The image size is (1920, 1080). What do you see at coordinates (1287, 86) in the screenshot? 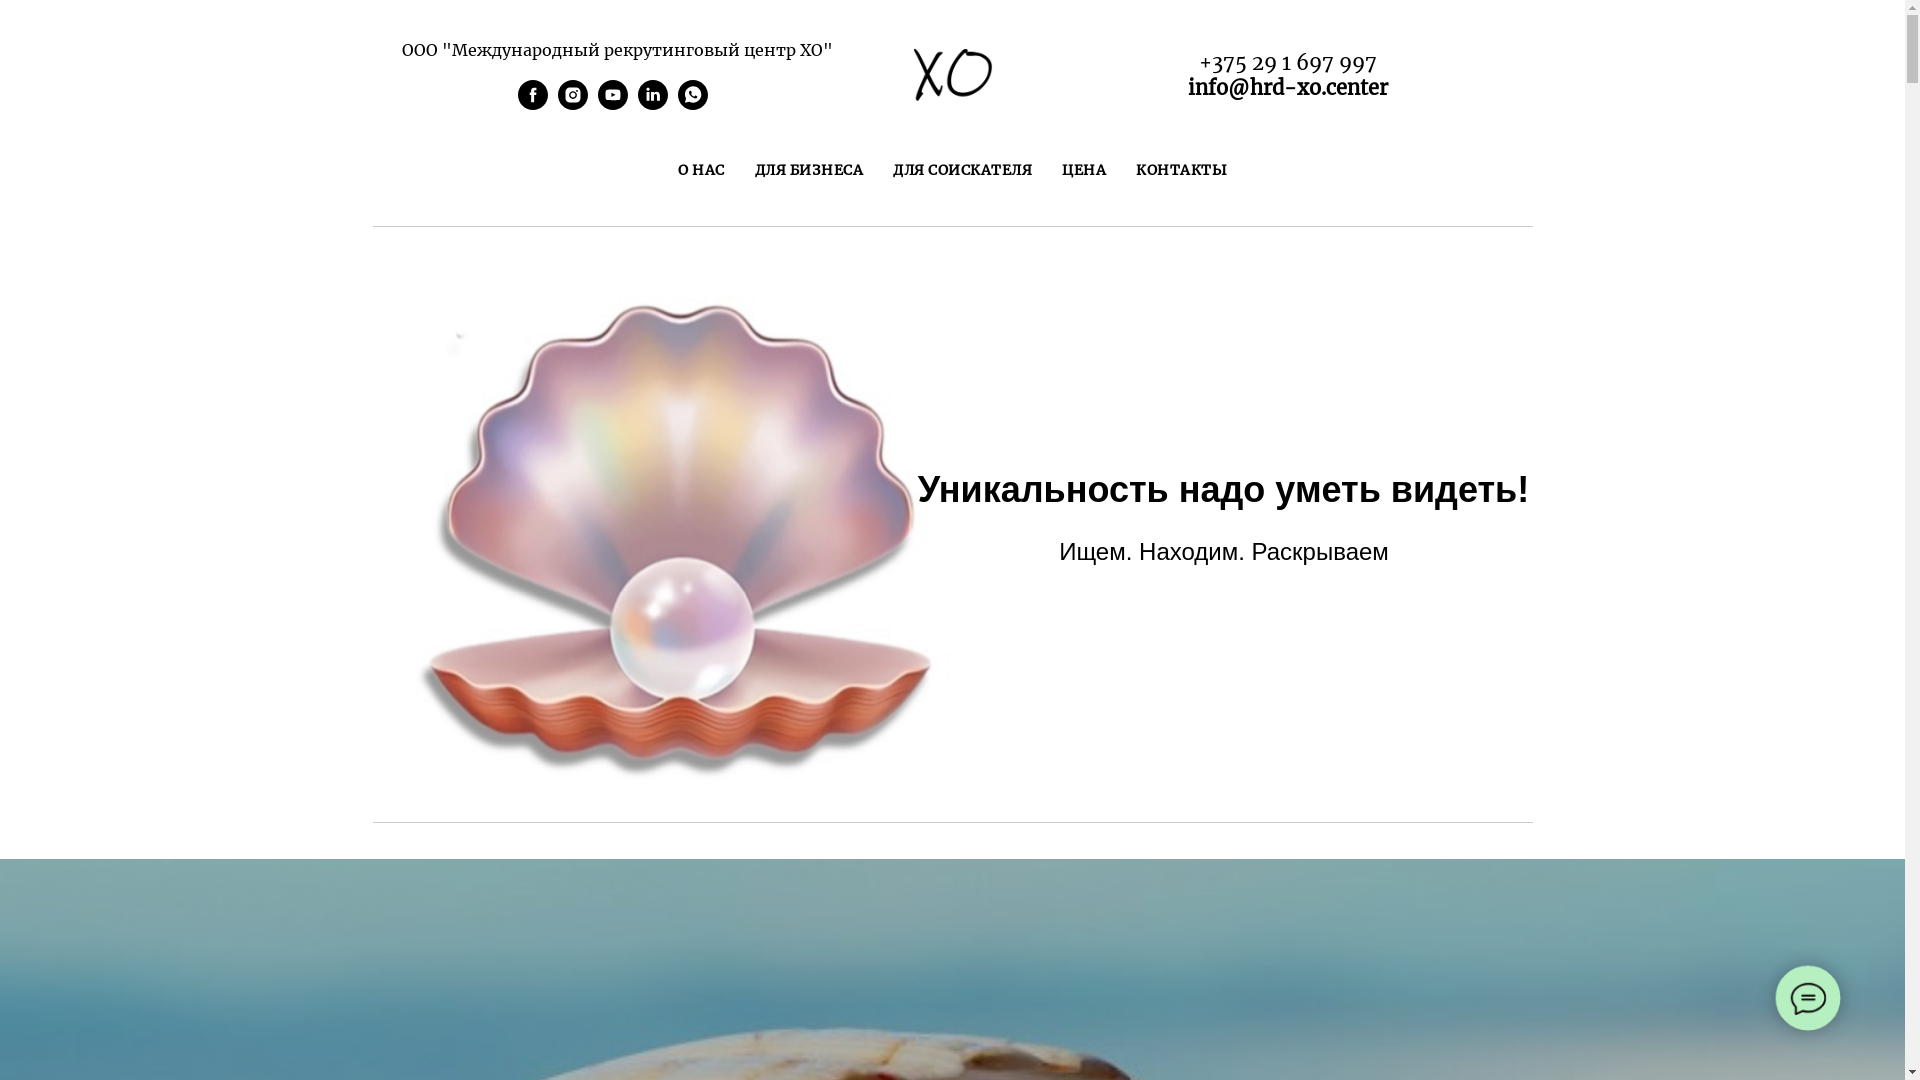
I see `'info@hrd-xo.center'` at bounding box center [1287, 86].